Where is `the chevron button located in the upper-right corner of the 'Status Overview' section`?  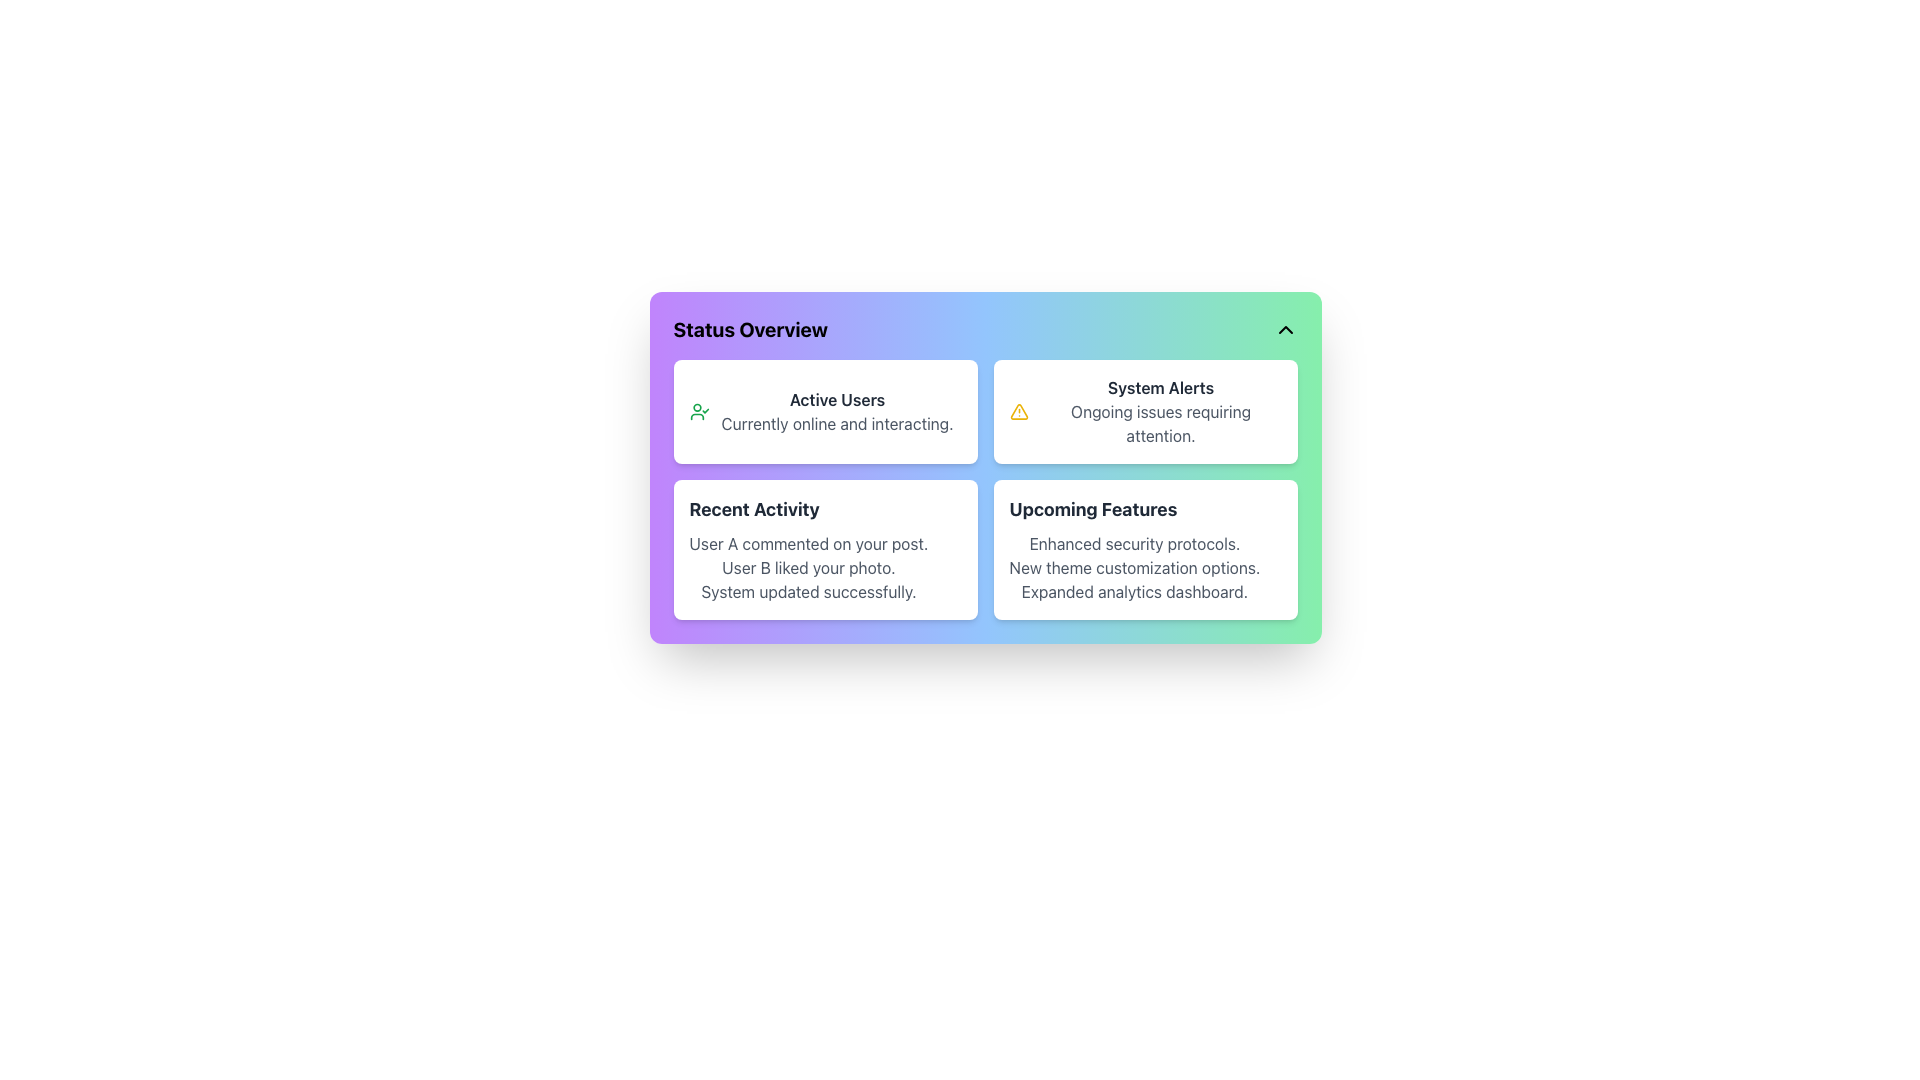 the chevron button located in the upper-right corner of the 'Status Overview' section is located at coordinates (1285, 329).